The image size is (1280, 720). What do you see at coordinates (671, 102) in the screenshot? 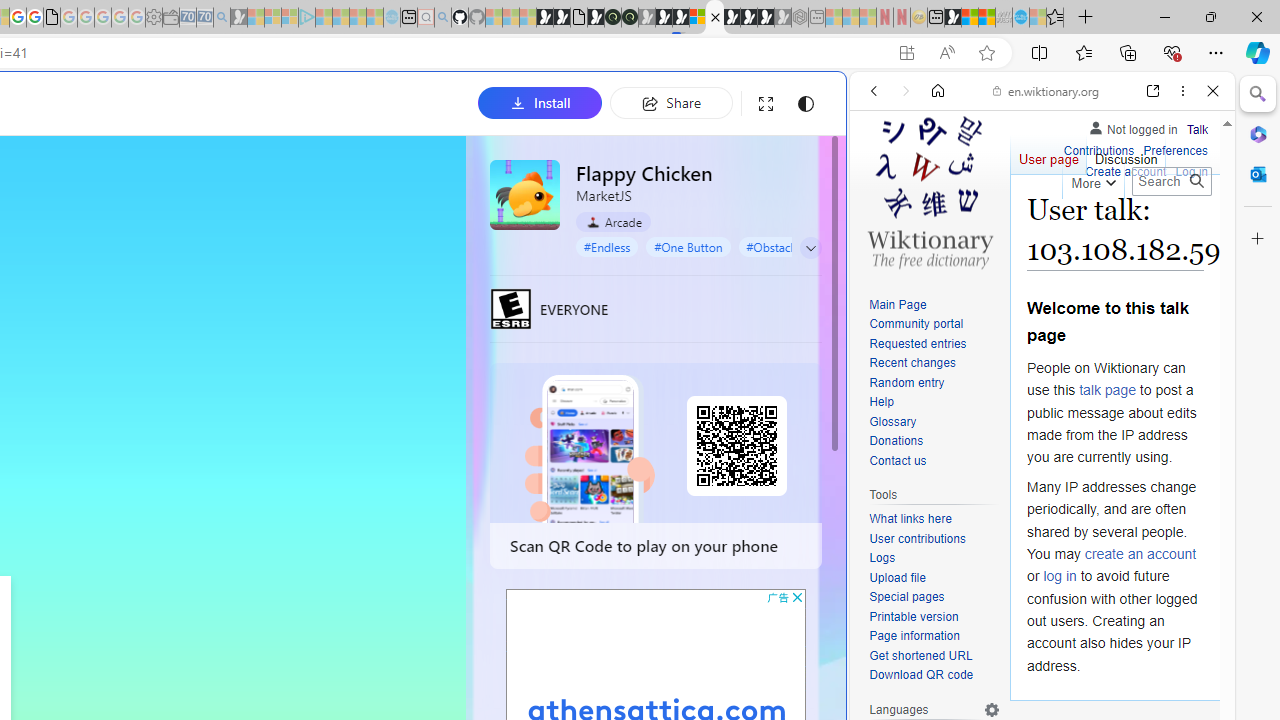
I see `'Share'` at bounding box center [671, 102].